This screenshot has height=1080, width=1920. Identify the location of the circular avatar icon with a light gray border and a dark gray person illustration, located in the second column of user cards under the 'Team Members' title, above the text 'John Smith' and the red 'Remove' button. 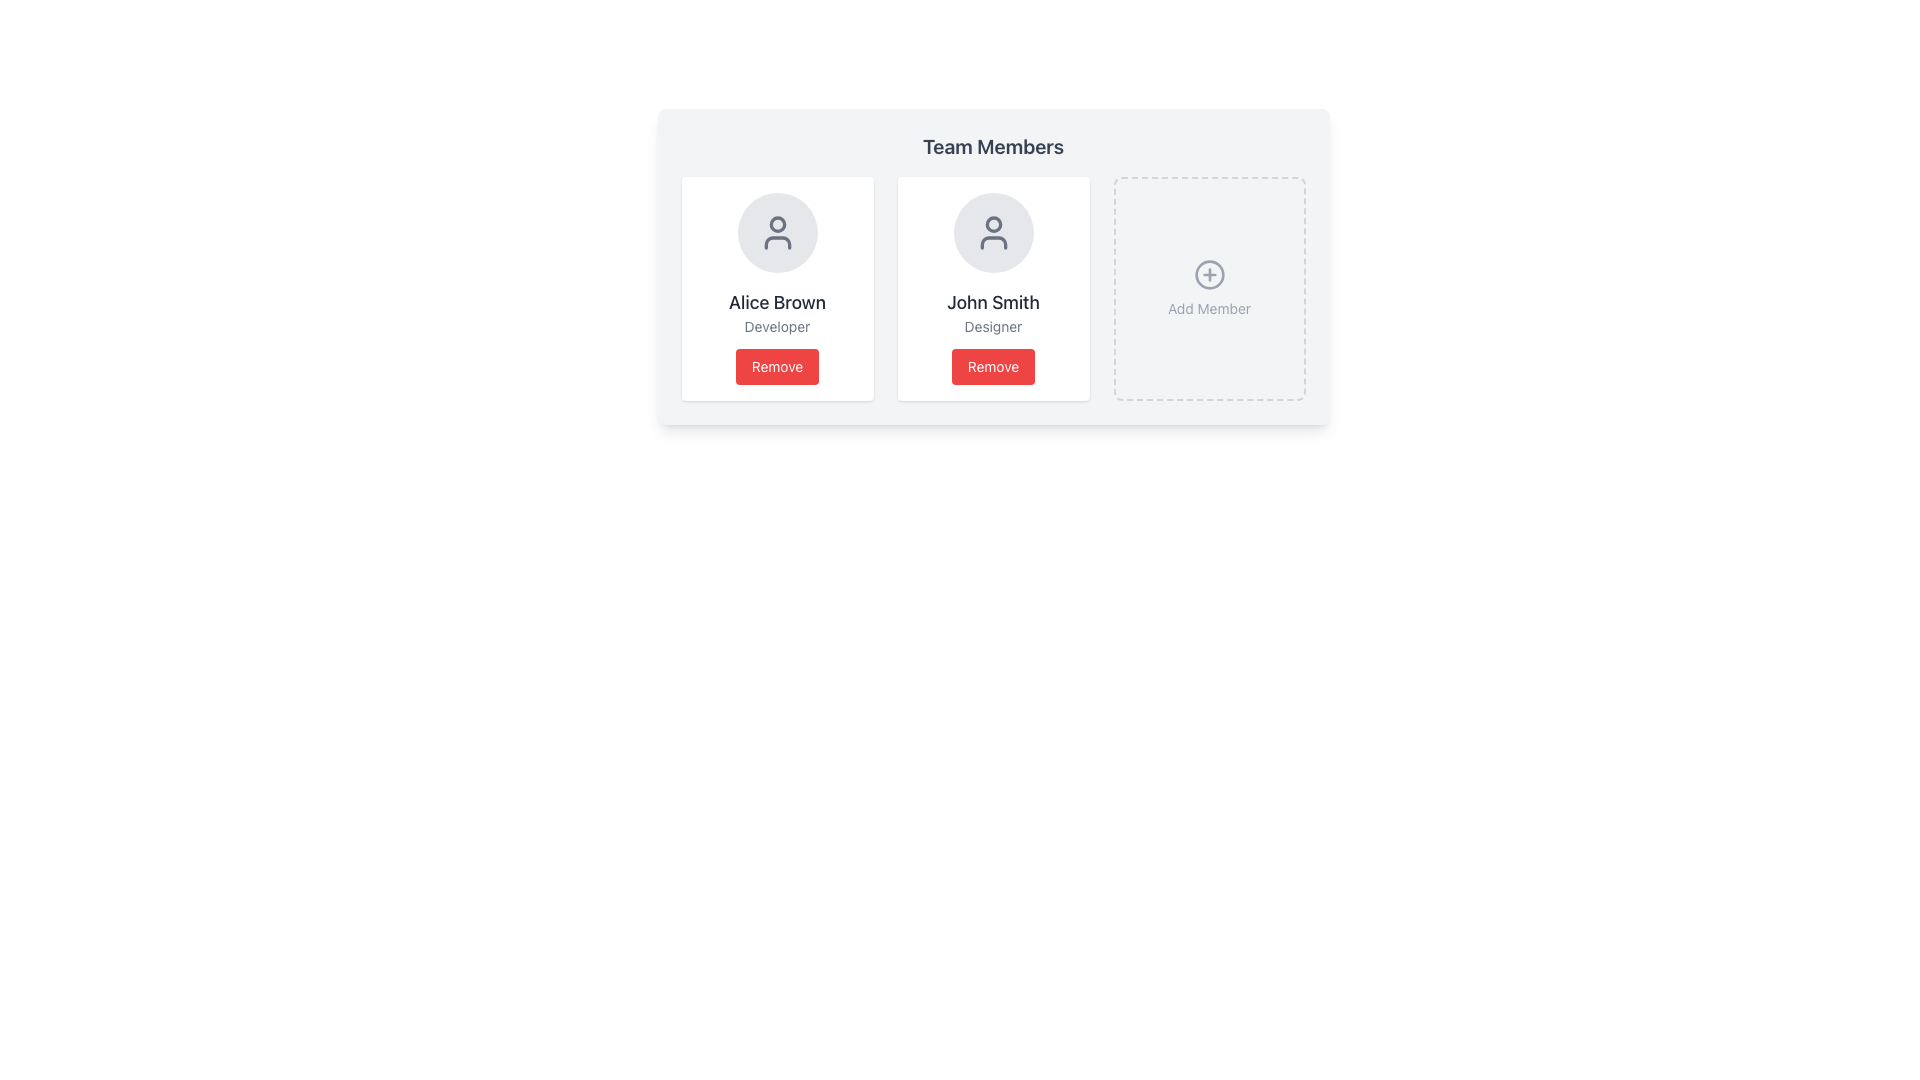
(993, 231).